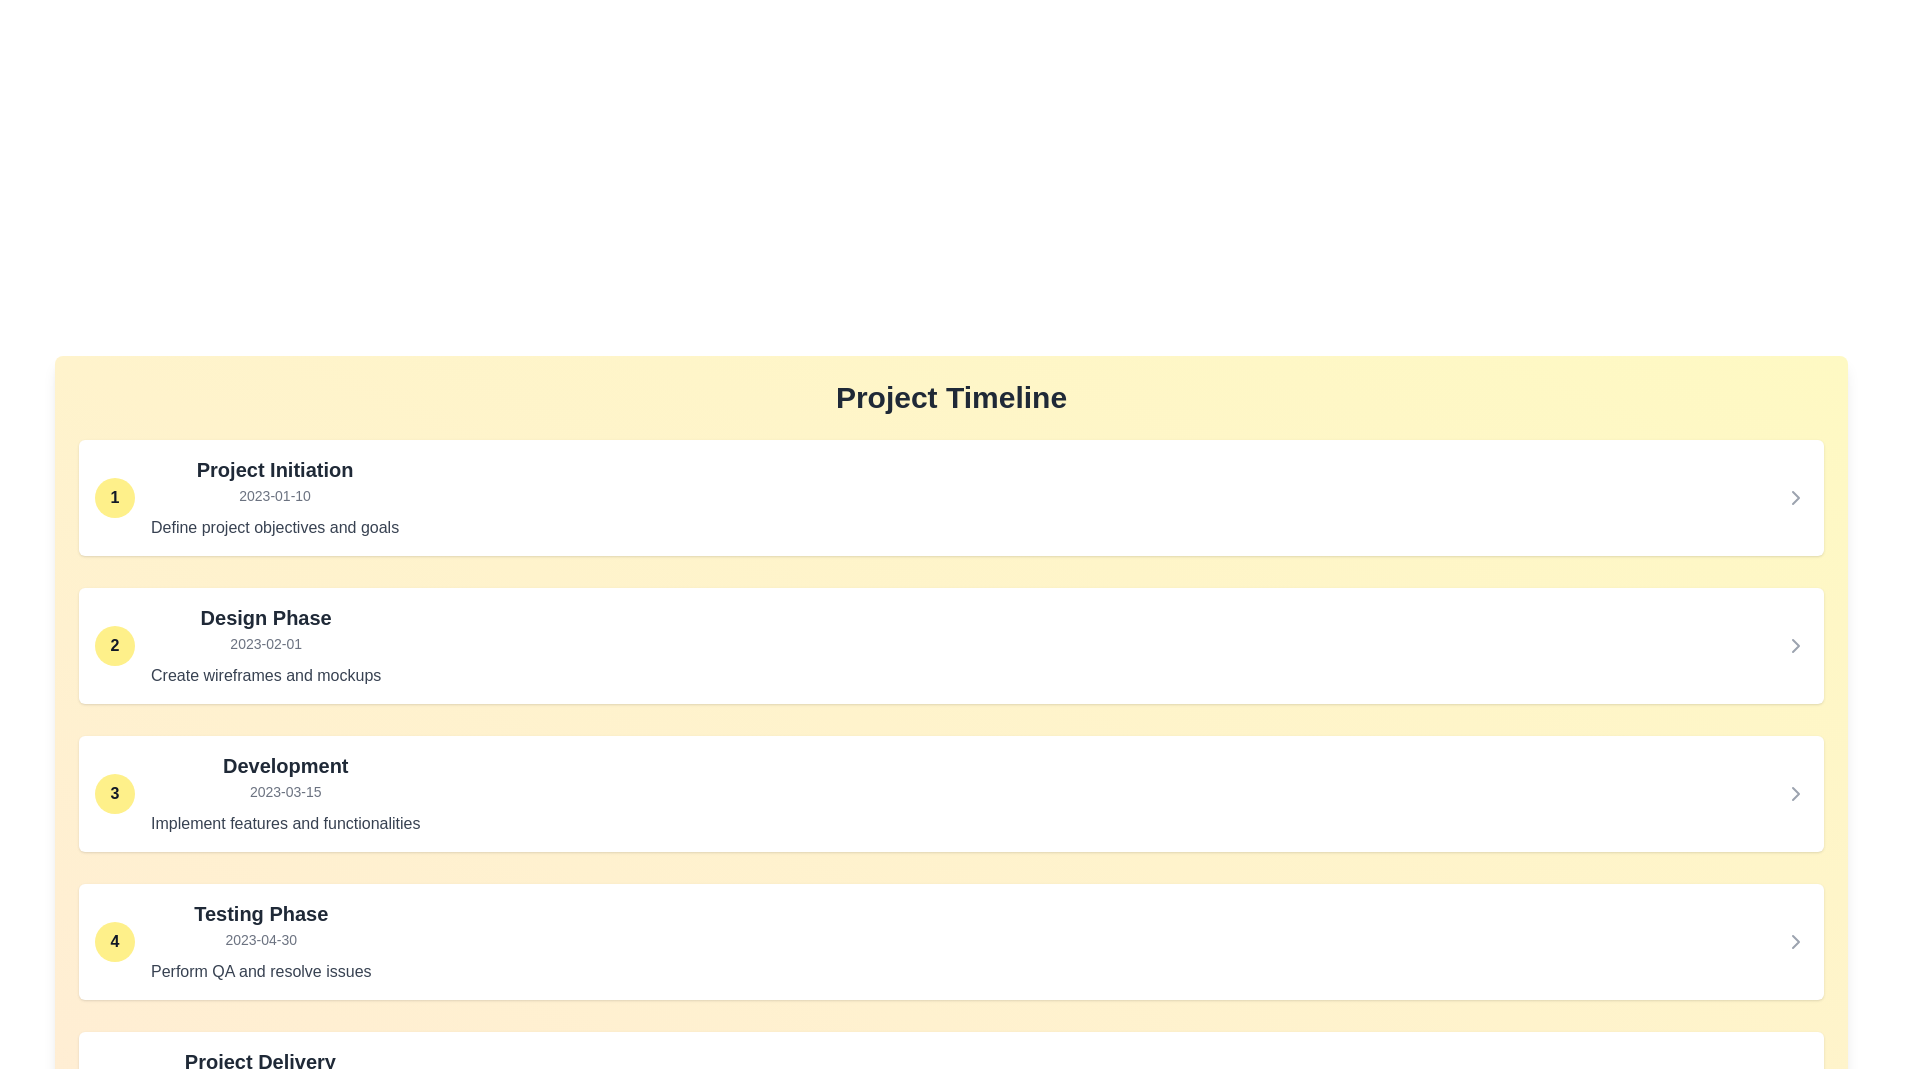  I want to click on the sequential indicator marking the phase number in the project timeline located on the left side of the 'Development' panel, so click(114, 793).